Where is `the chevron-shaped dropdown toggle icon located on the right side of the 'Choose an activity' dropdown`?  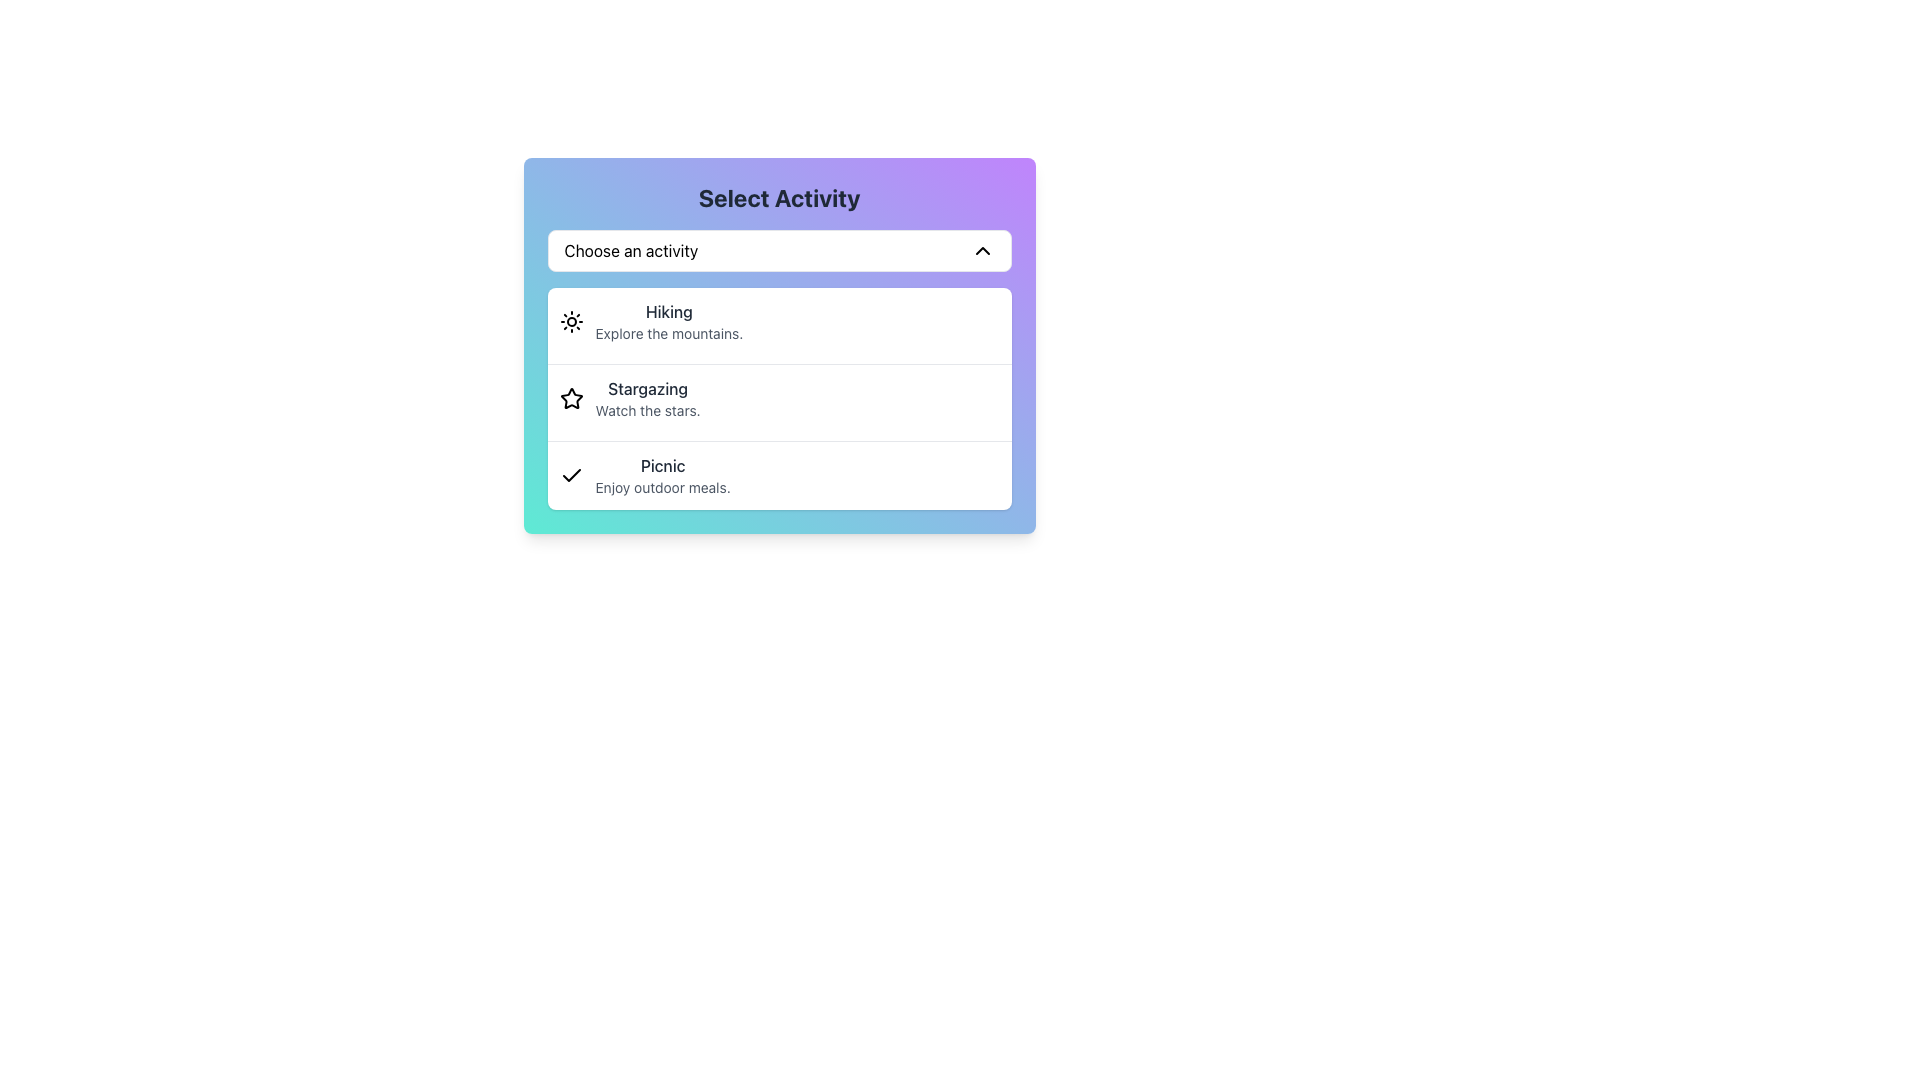 the chevron-shaped dropdown toggle icon located on the right side of the 'Choose an activity' dropdown is located at coordinates (982, 249).